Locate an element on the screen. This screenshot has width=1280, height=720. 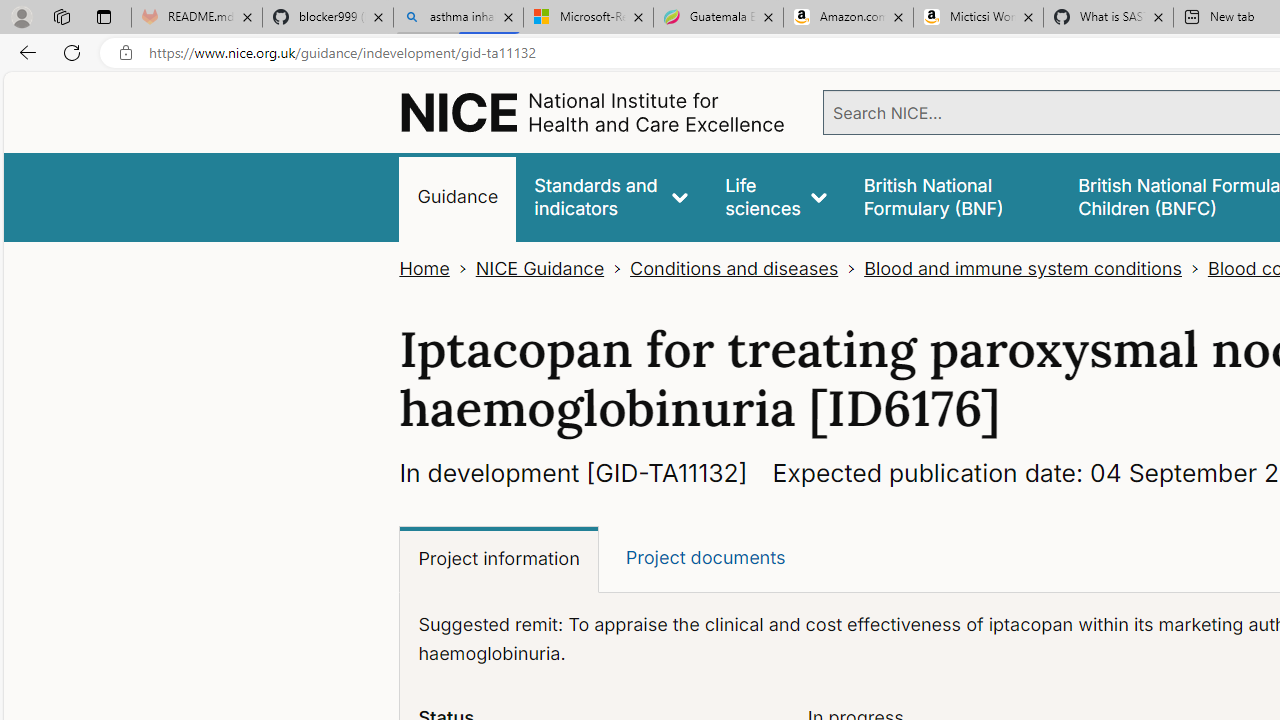
'Personal Profile' is located at coordinates (21, 16).